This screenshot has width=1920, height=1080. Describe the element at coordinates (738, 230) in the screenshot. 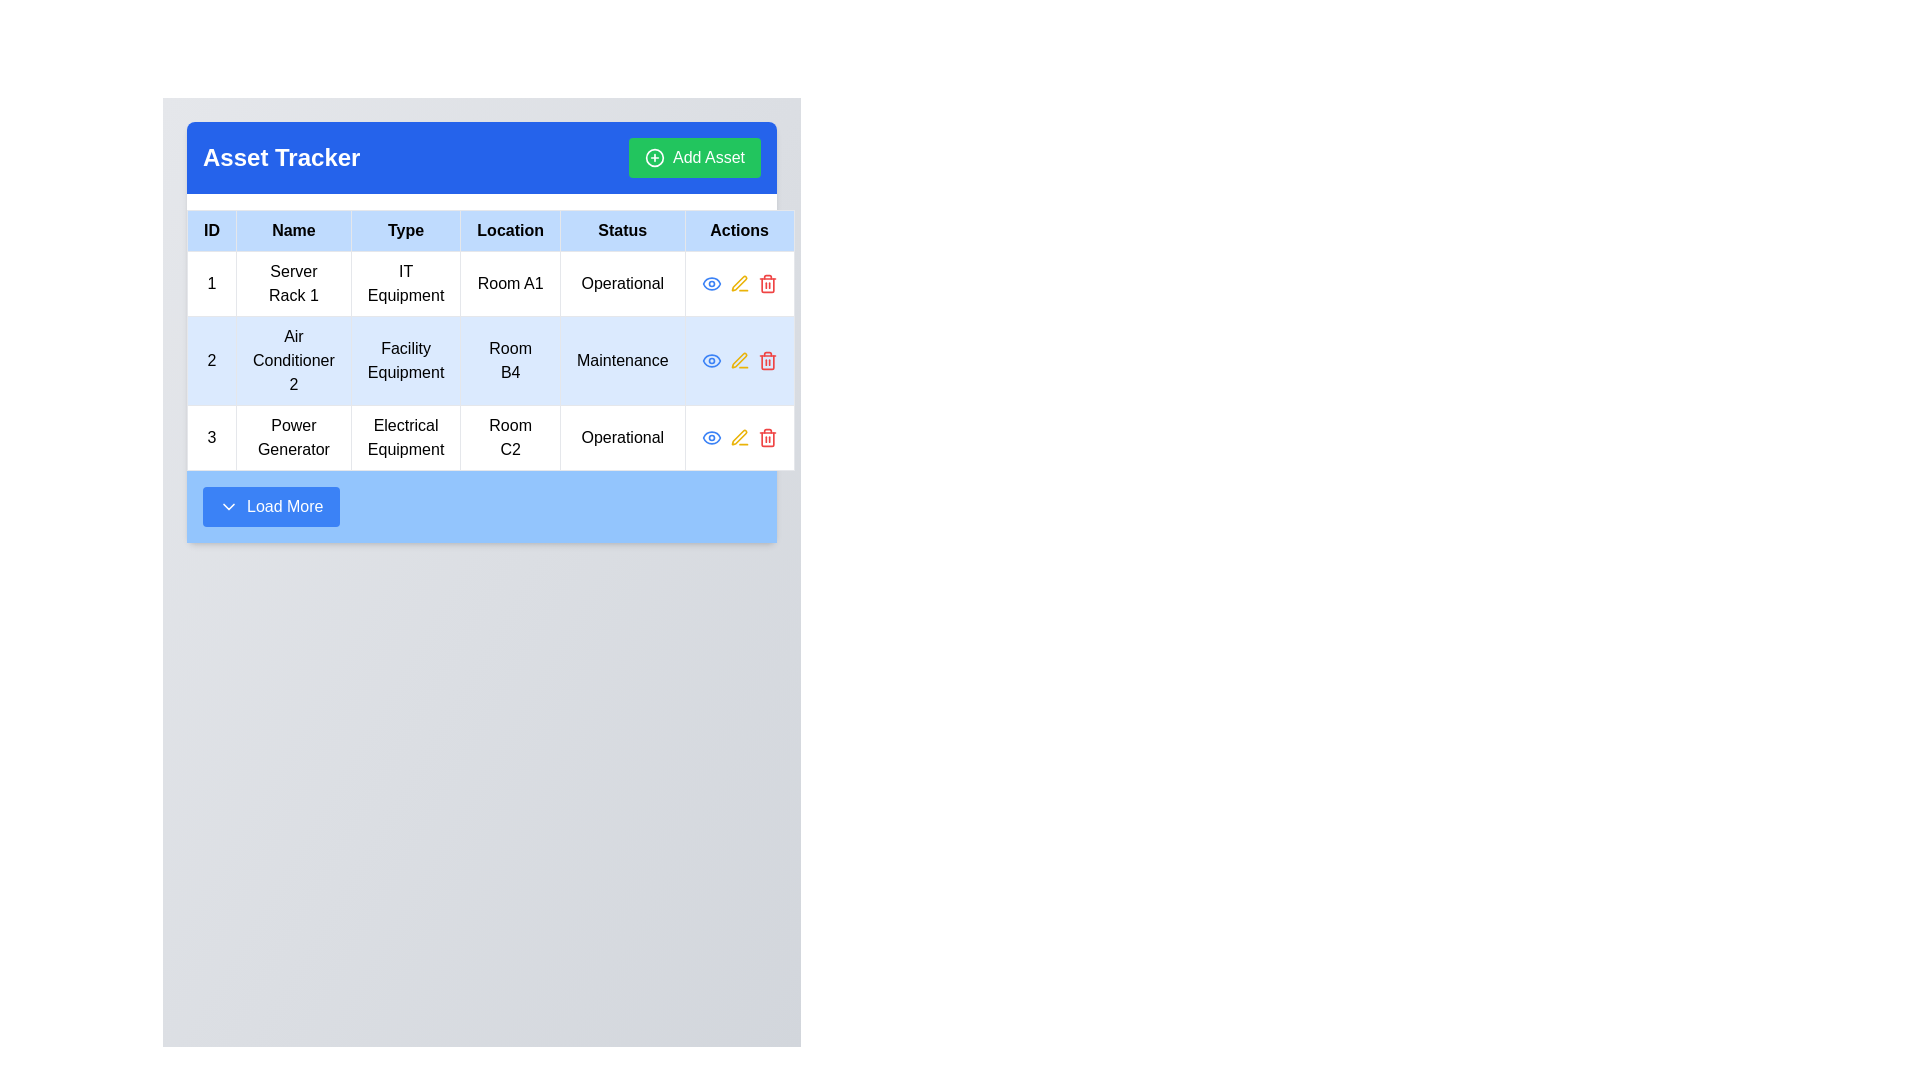

I see `the 'Actions' column header, which is the sixth and last column header in the table, located at the top-right portion of the header row` at that location.